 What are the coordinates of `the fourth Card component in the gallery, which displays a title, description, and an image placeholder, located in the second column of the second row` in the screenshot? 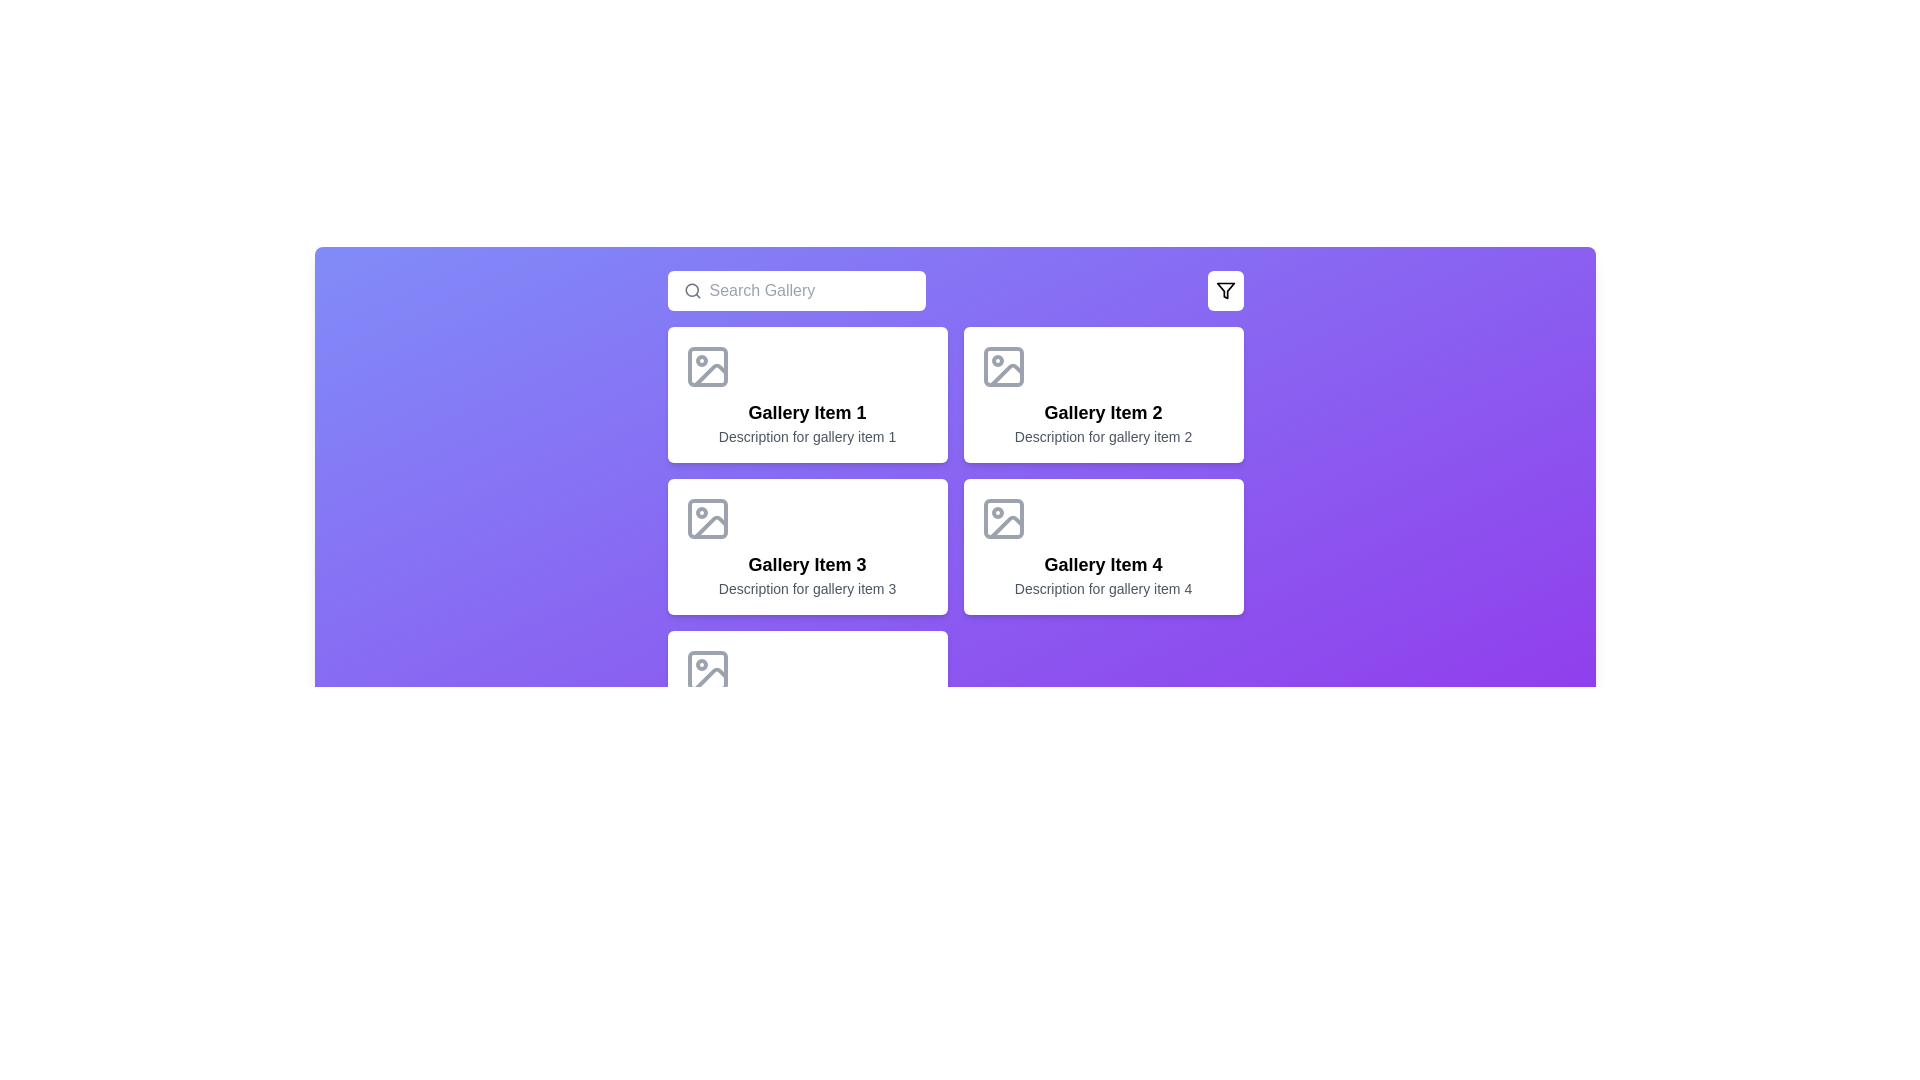 It's located at (1102, 547).